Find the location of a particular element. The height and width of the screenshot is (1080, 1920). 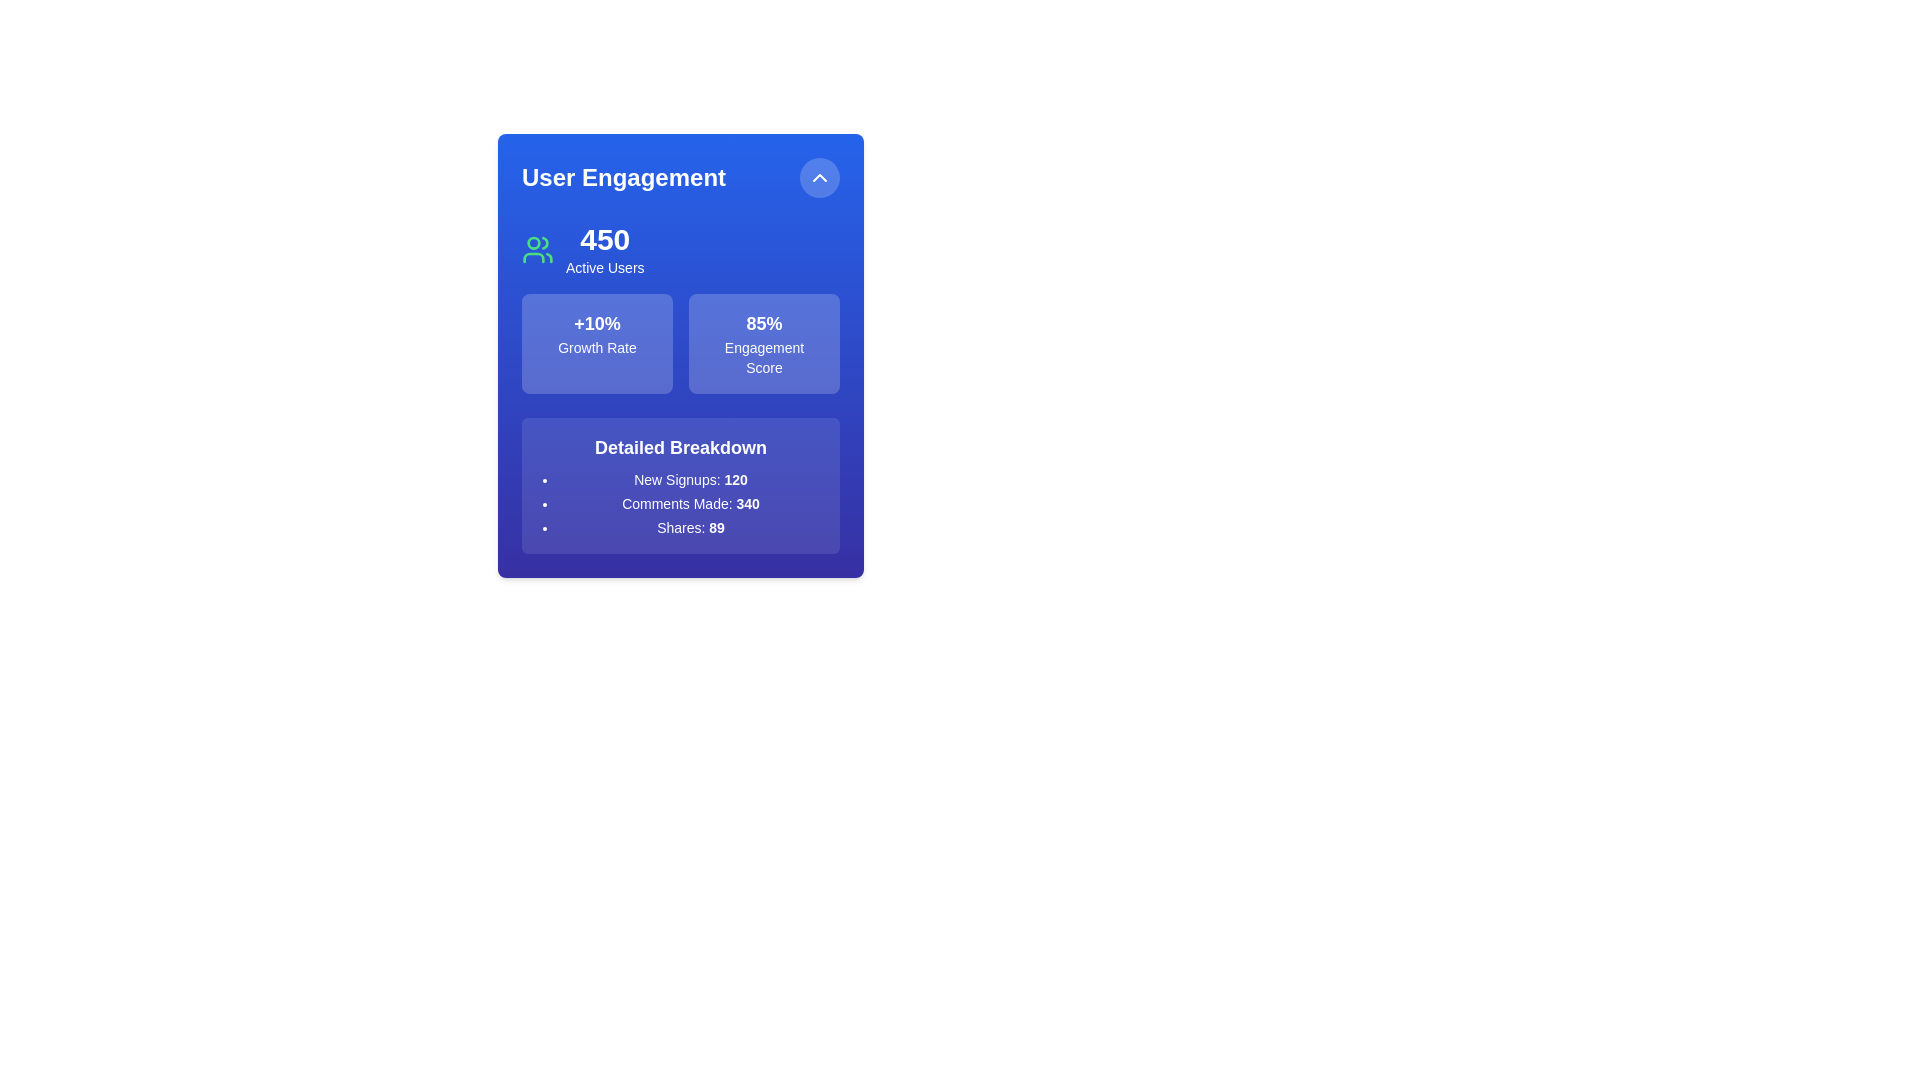

the upward-pointing chevron triangle icon located in the top-right corner of the User Engagement card, which is within a rounded, transparent white circle over a blue background is located at coordinates (820, 176).